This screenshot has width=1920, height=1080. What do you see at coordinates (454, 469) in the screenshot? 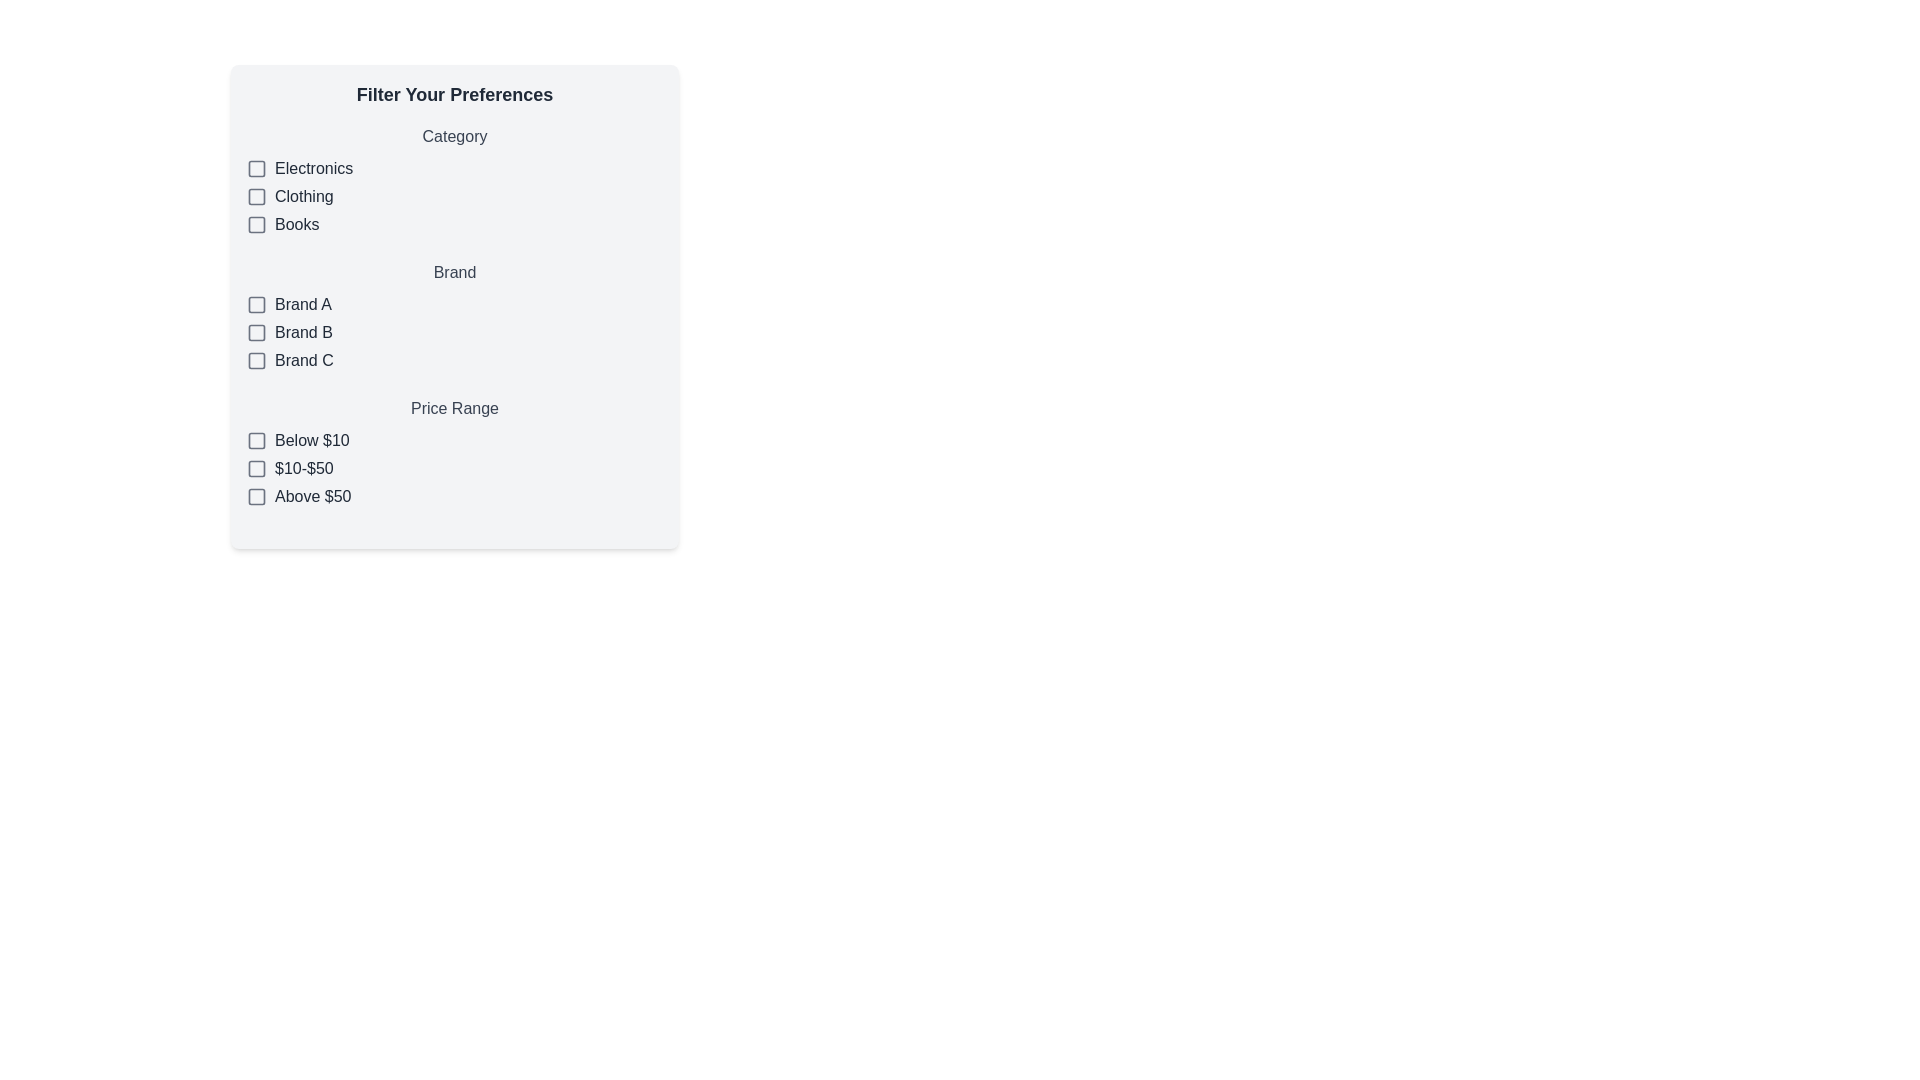
I see `the '$10-$50' checkbox option in the 'Price Range' filter section` at bounding box center [454, 469].